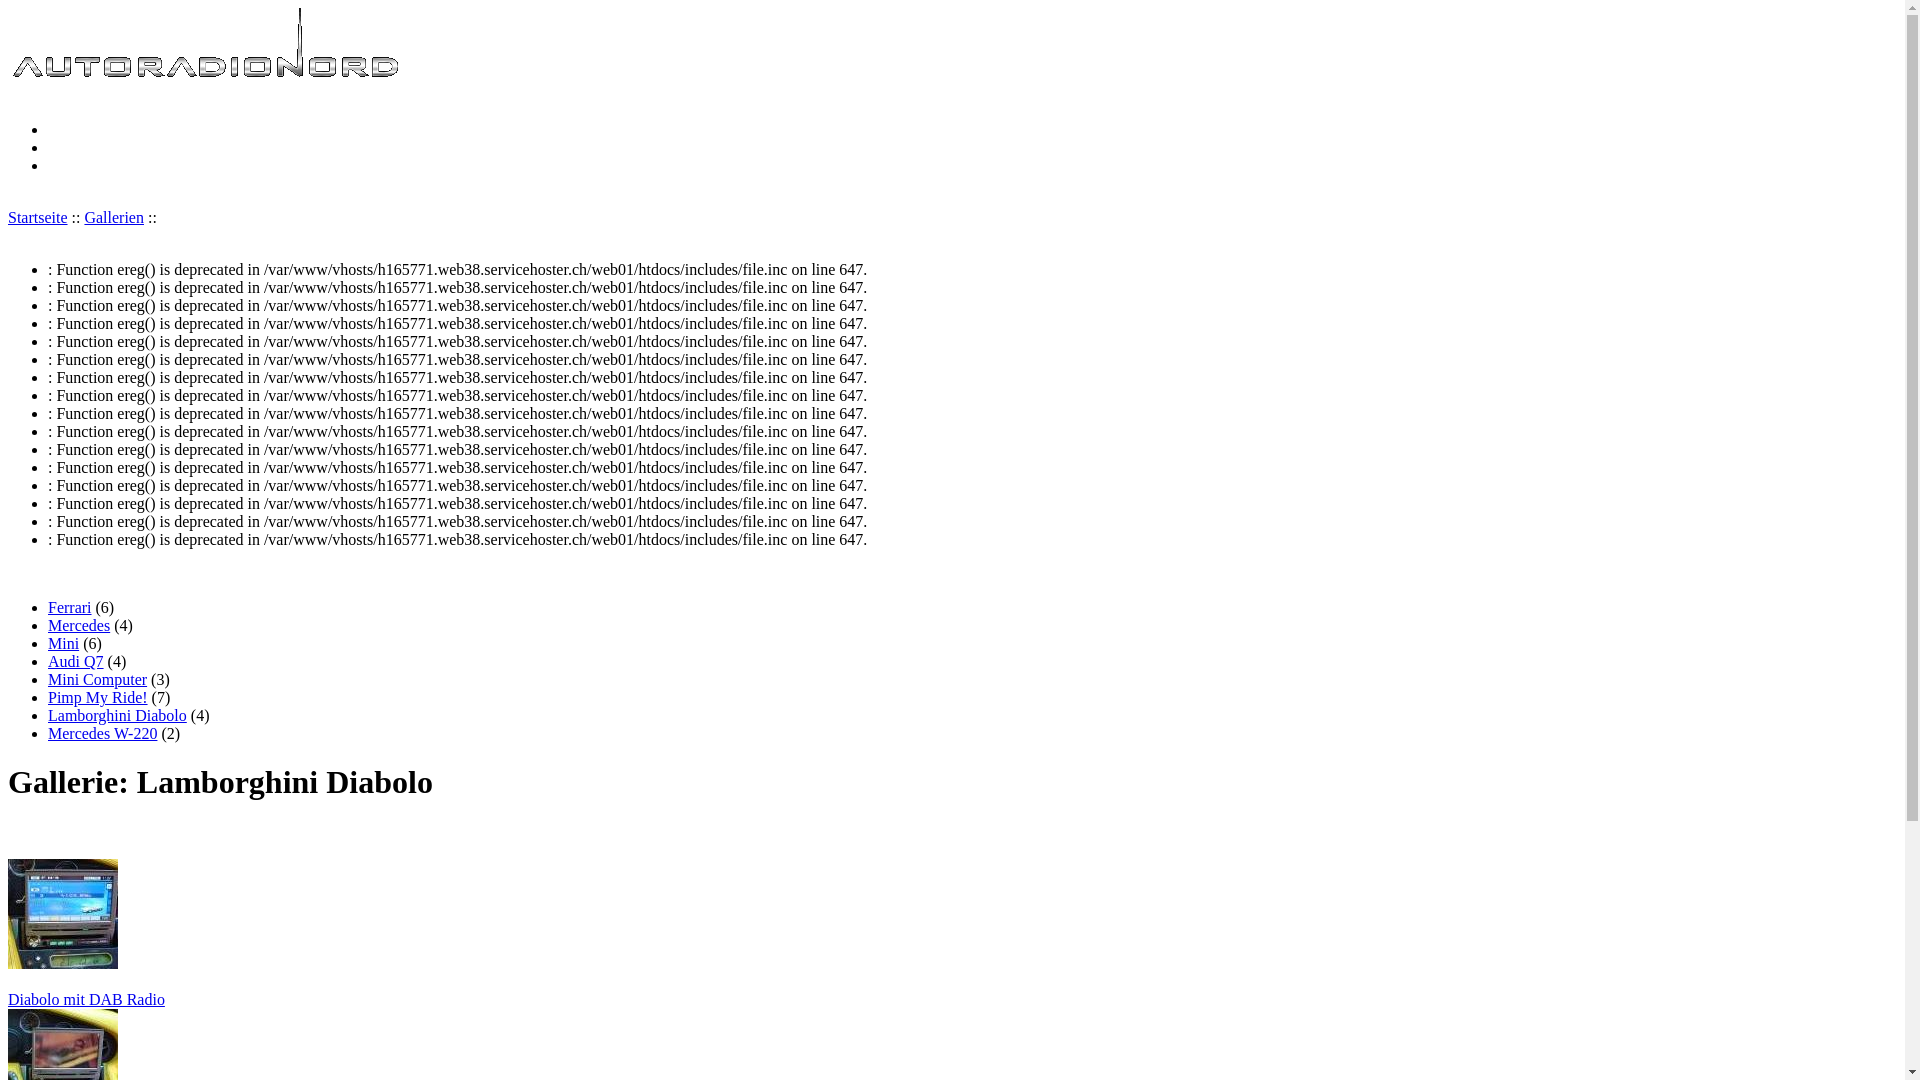 The image size is (1920, 1080). I want to click on 'Mini', so click(63, 643).